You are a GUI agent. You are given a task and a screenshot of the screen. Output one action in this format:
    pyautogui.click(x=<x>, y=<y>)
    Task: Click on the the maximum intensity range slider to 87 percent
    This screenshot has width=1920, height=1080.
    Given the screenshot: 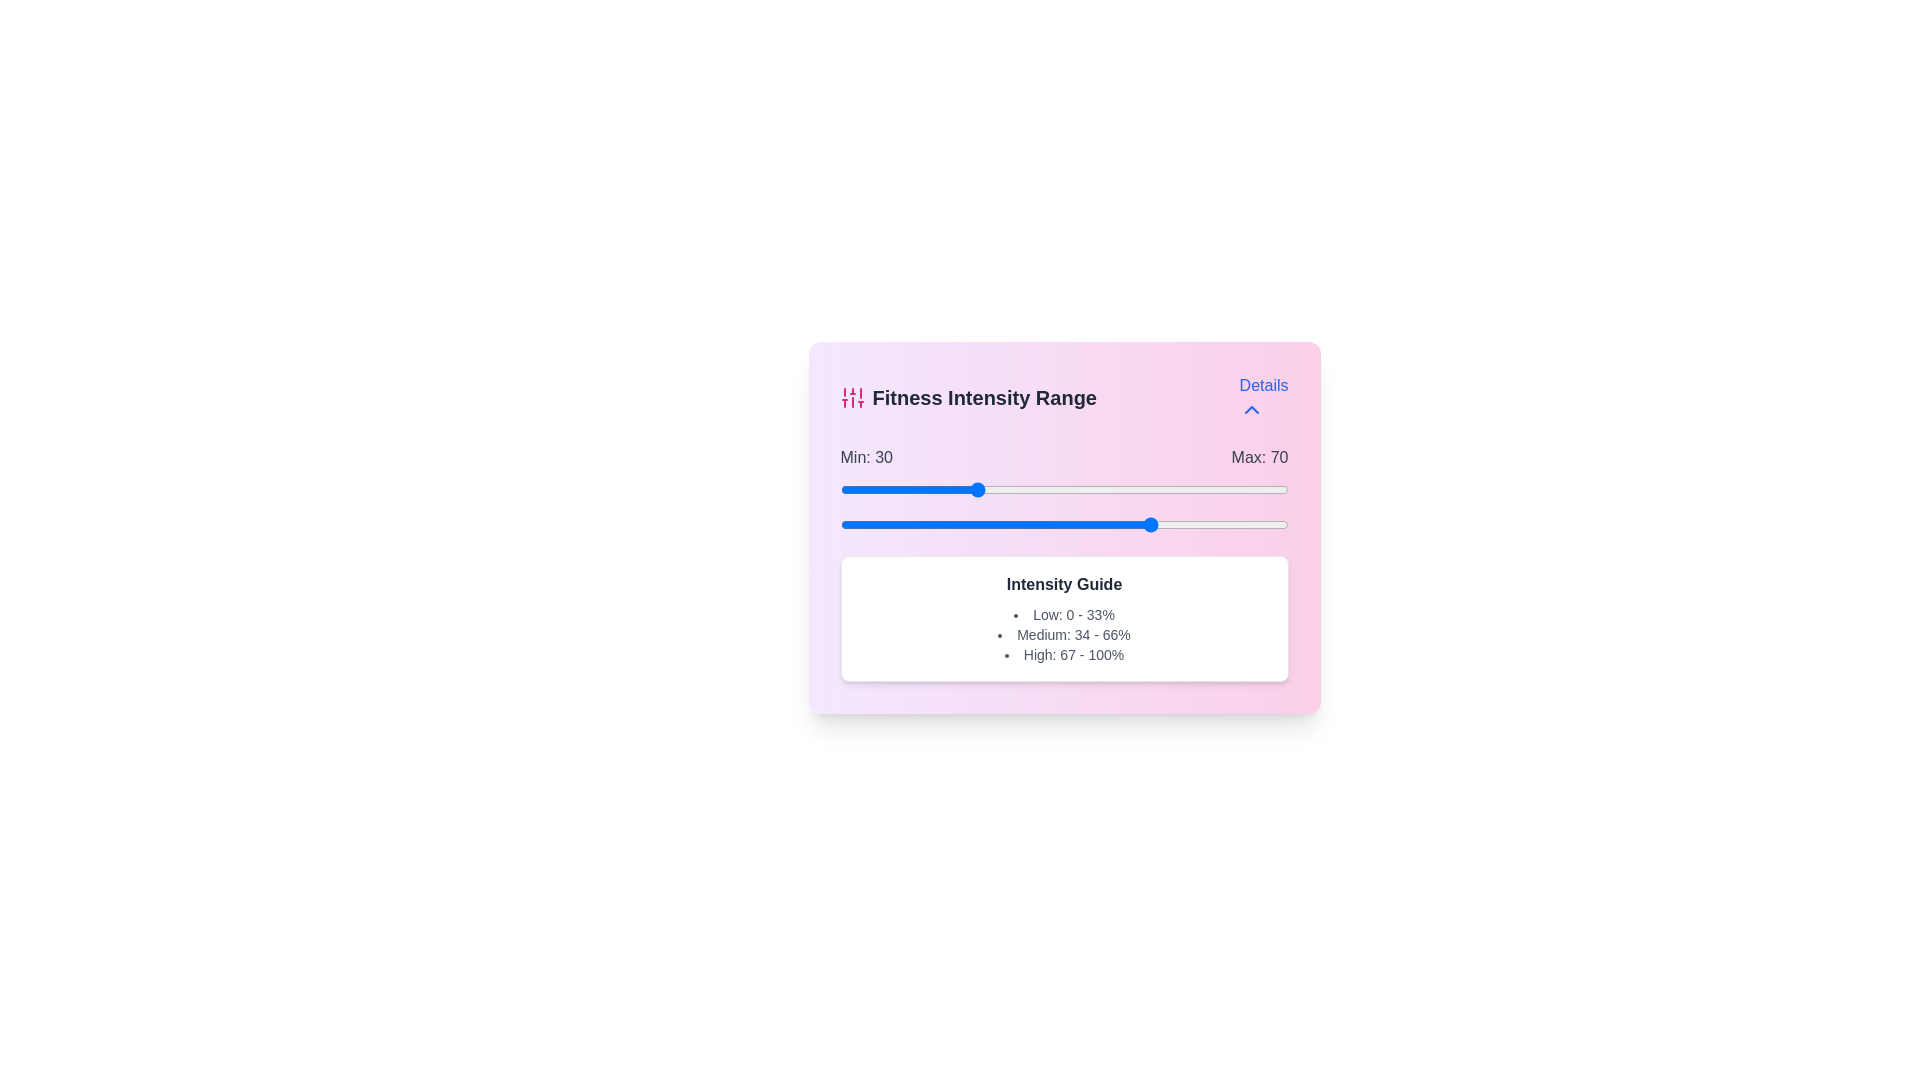 What is the action you would take?
    pyautogui.click(x=1229, y=523)
    